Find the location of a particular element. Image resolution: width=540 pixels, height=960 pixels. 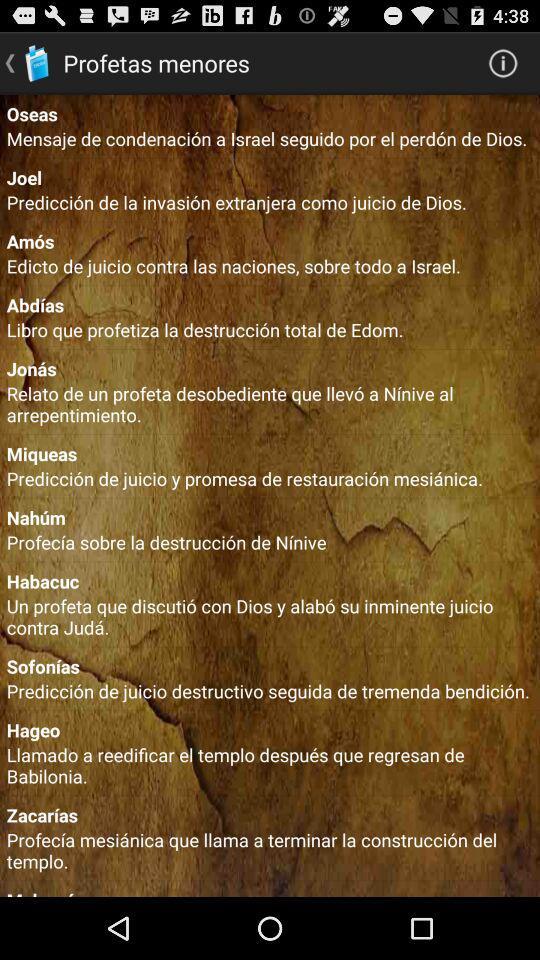

app above the edicto de juicio app is located at coordinates (270, 240).